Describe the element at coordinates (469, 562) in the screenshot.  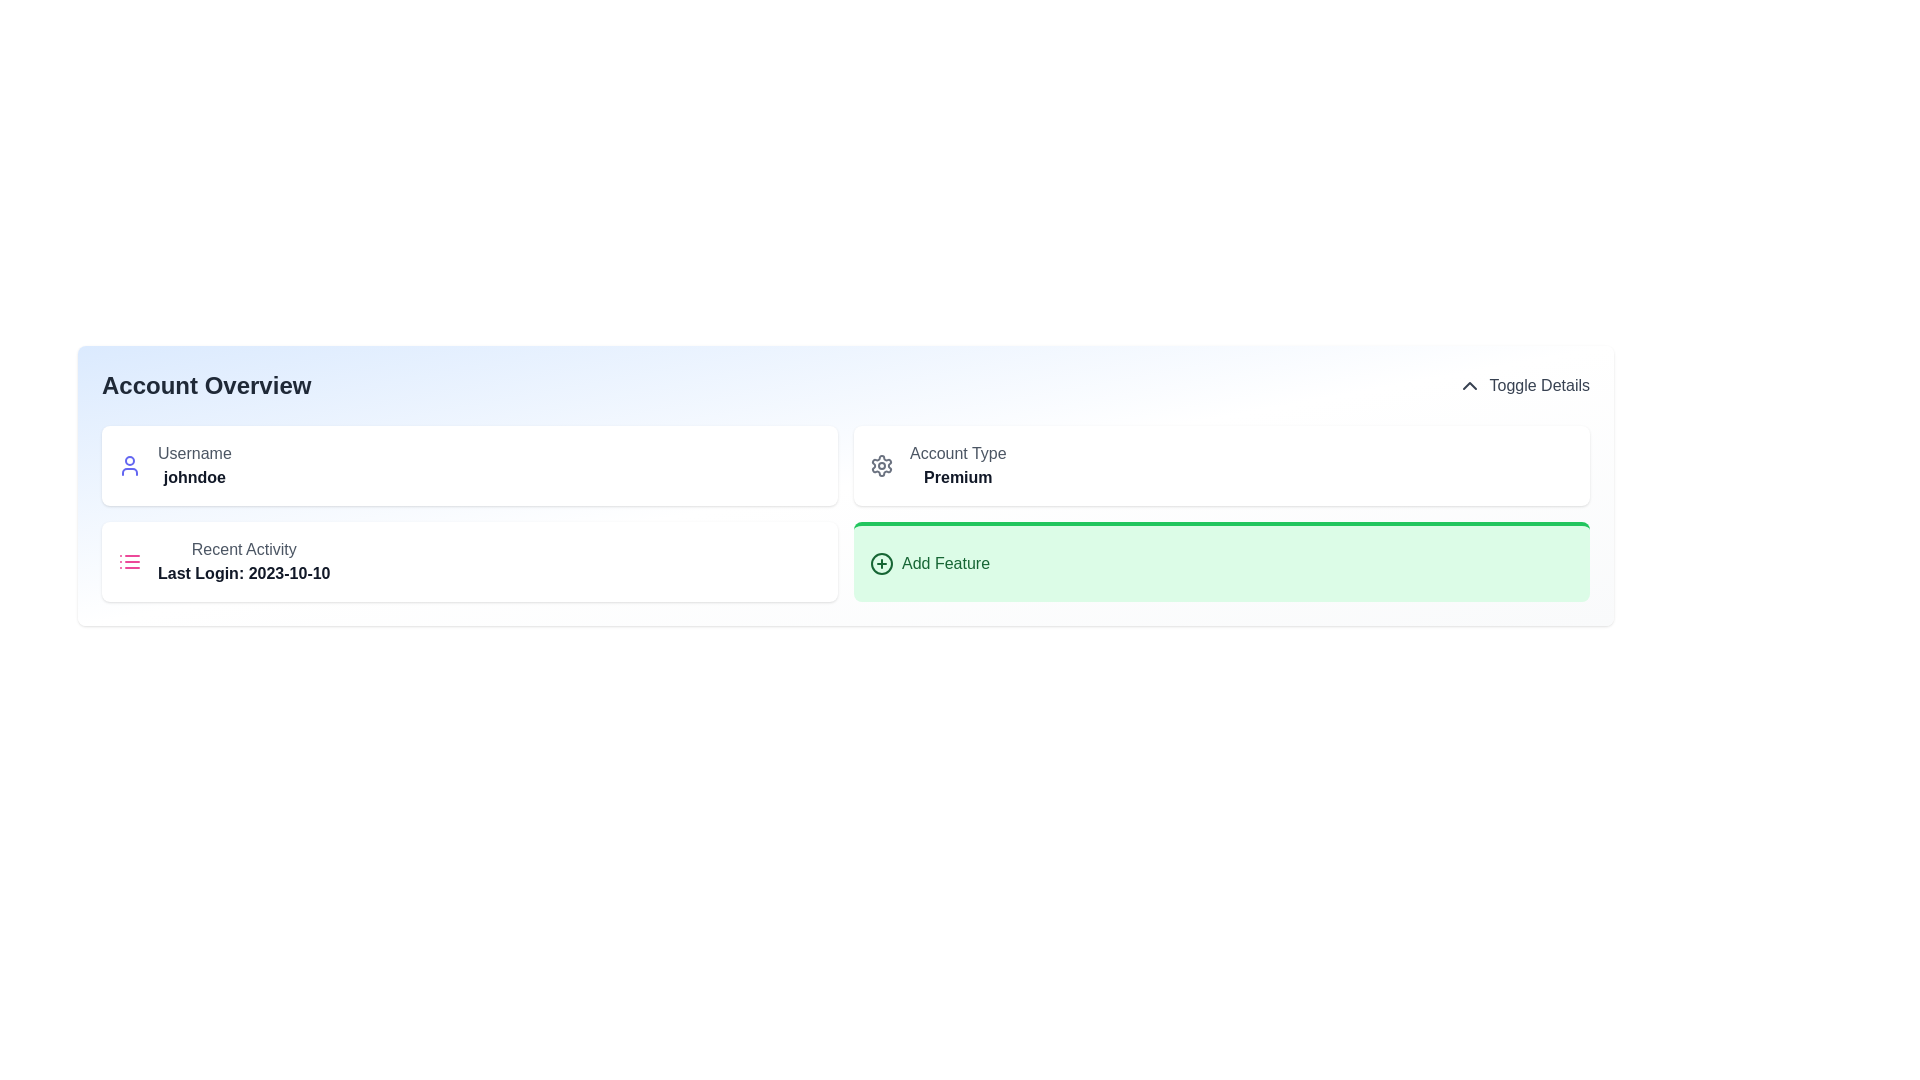
I see `the Information card displaying 'Recent Activity' and 'Last Login: 2023-10-10', which is positioned in the lower-left quadrant of the interface` at that location.